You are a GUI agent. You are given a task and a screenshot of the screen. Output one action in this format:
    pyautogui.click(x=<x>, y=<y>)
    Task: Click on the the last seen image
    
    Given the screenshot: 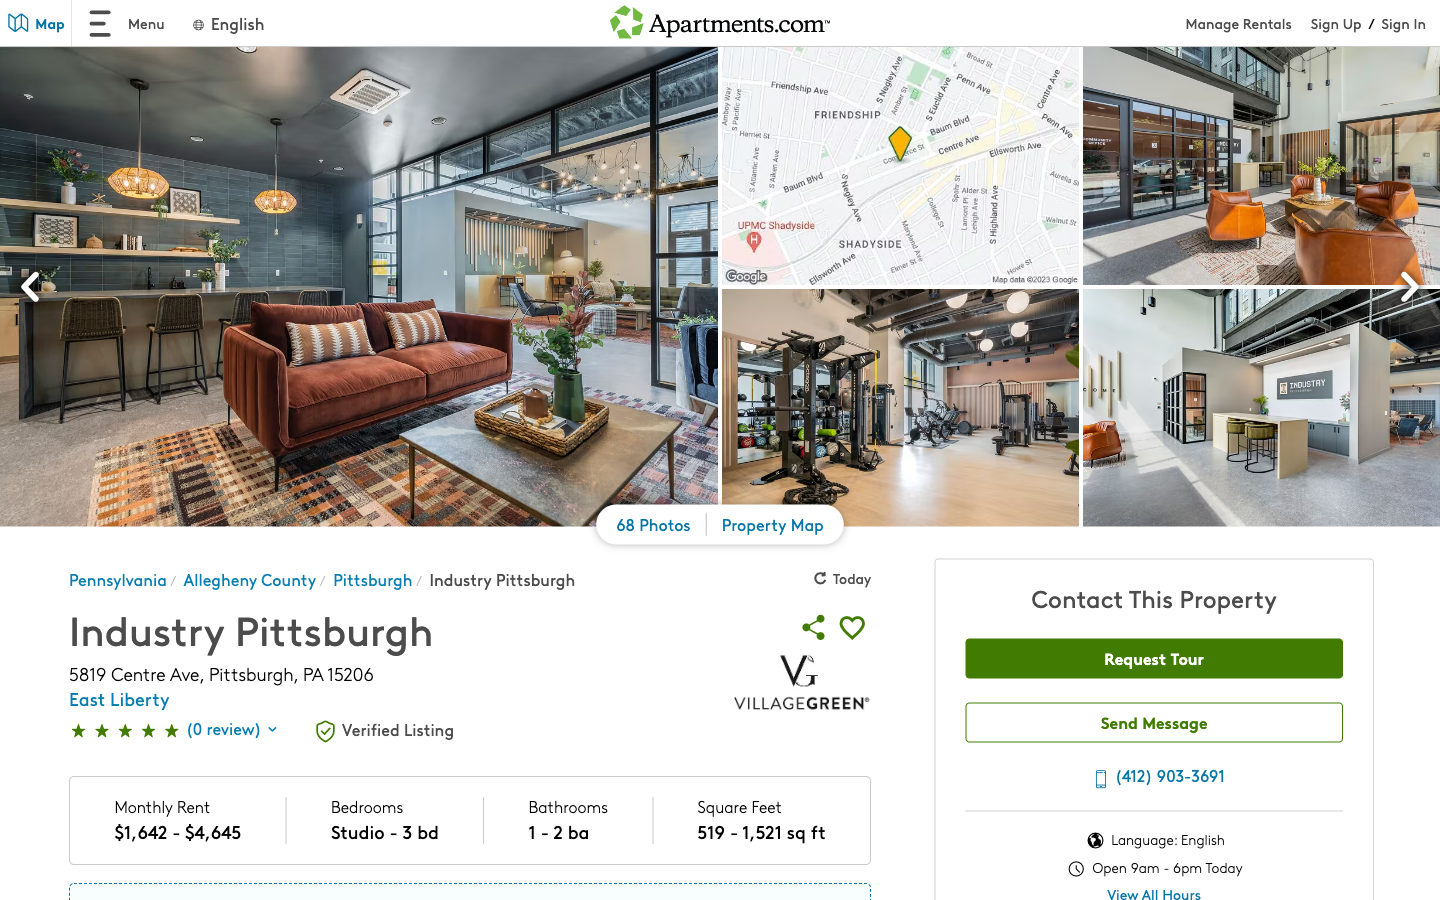 What is the action you would take?
    pyautogui.click(x=30, y=289)
    